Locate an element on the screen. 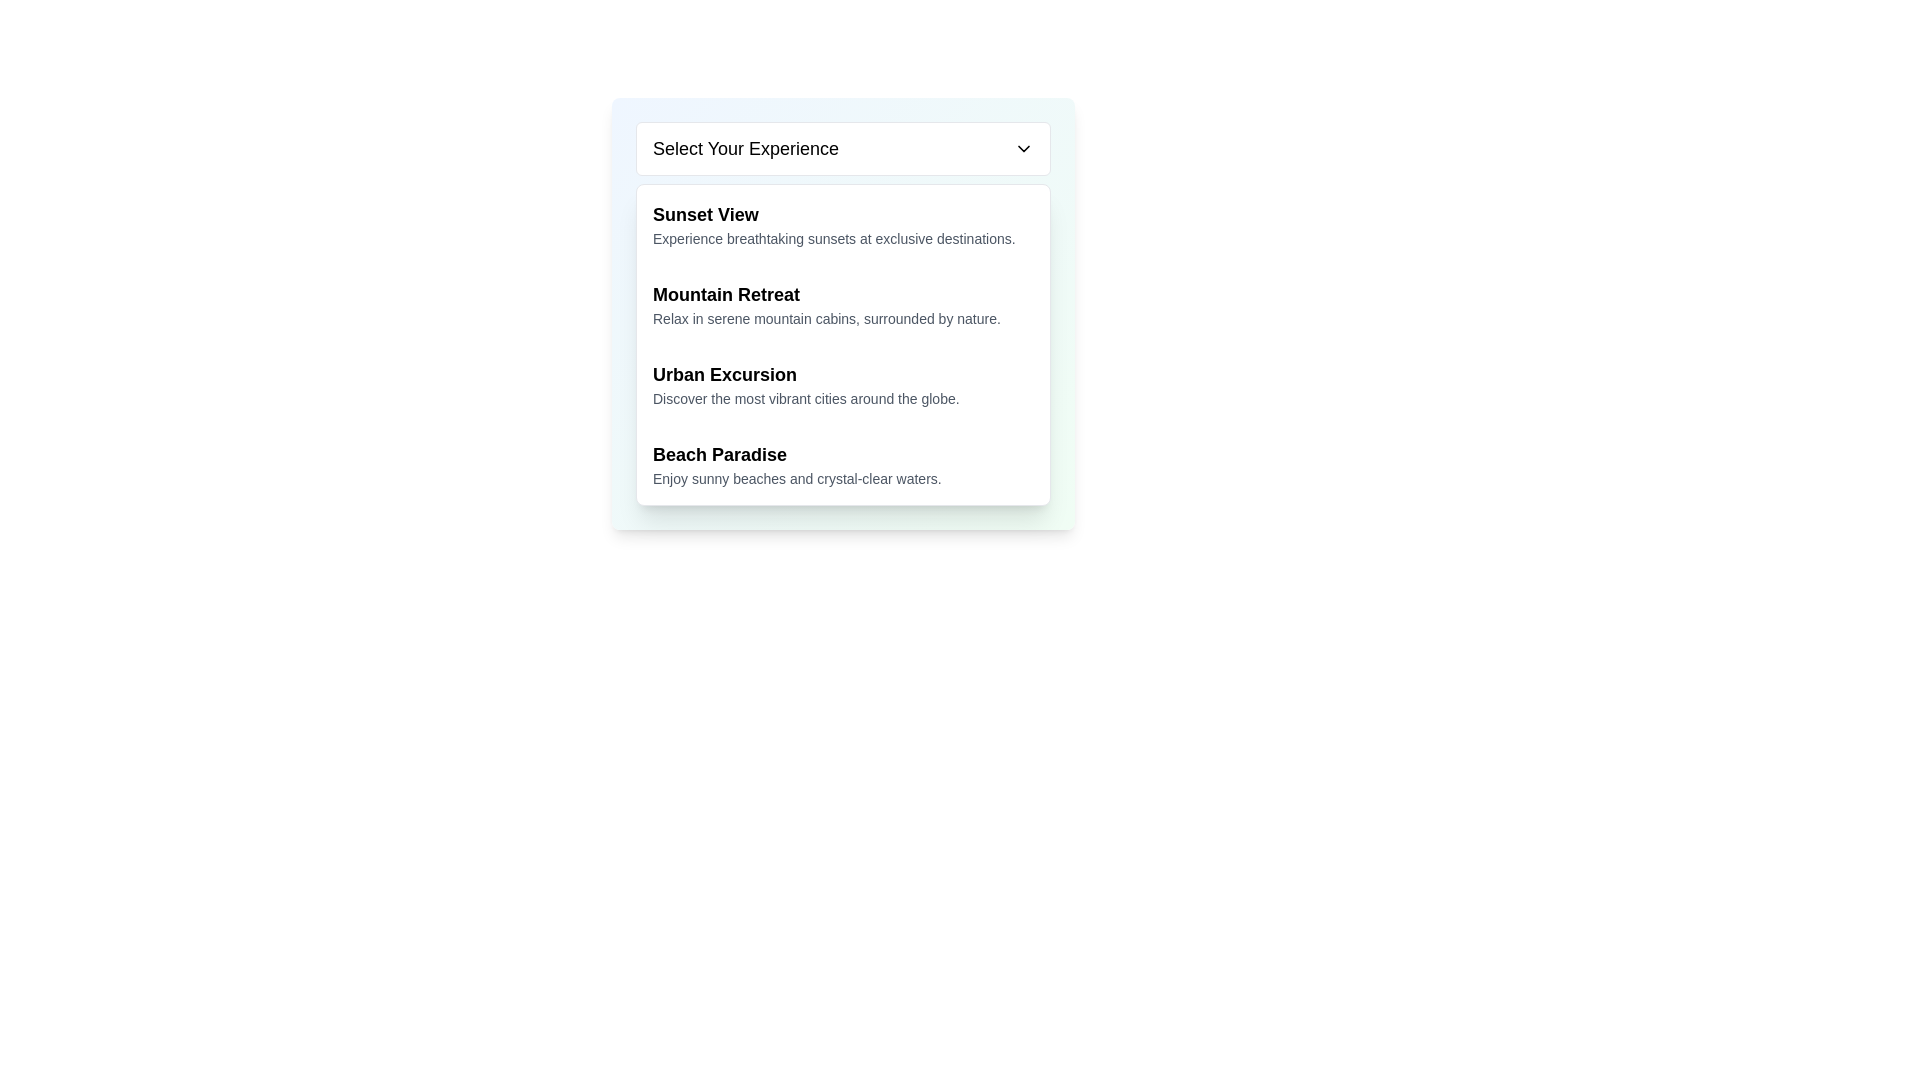  the Text Label that serves as the placeholder for the dropdown menu, indicating to the user to select an experience from the list below is located at coordinates (745, 148).